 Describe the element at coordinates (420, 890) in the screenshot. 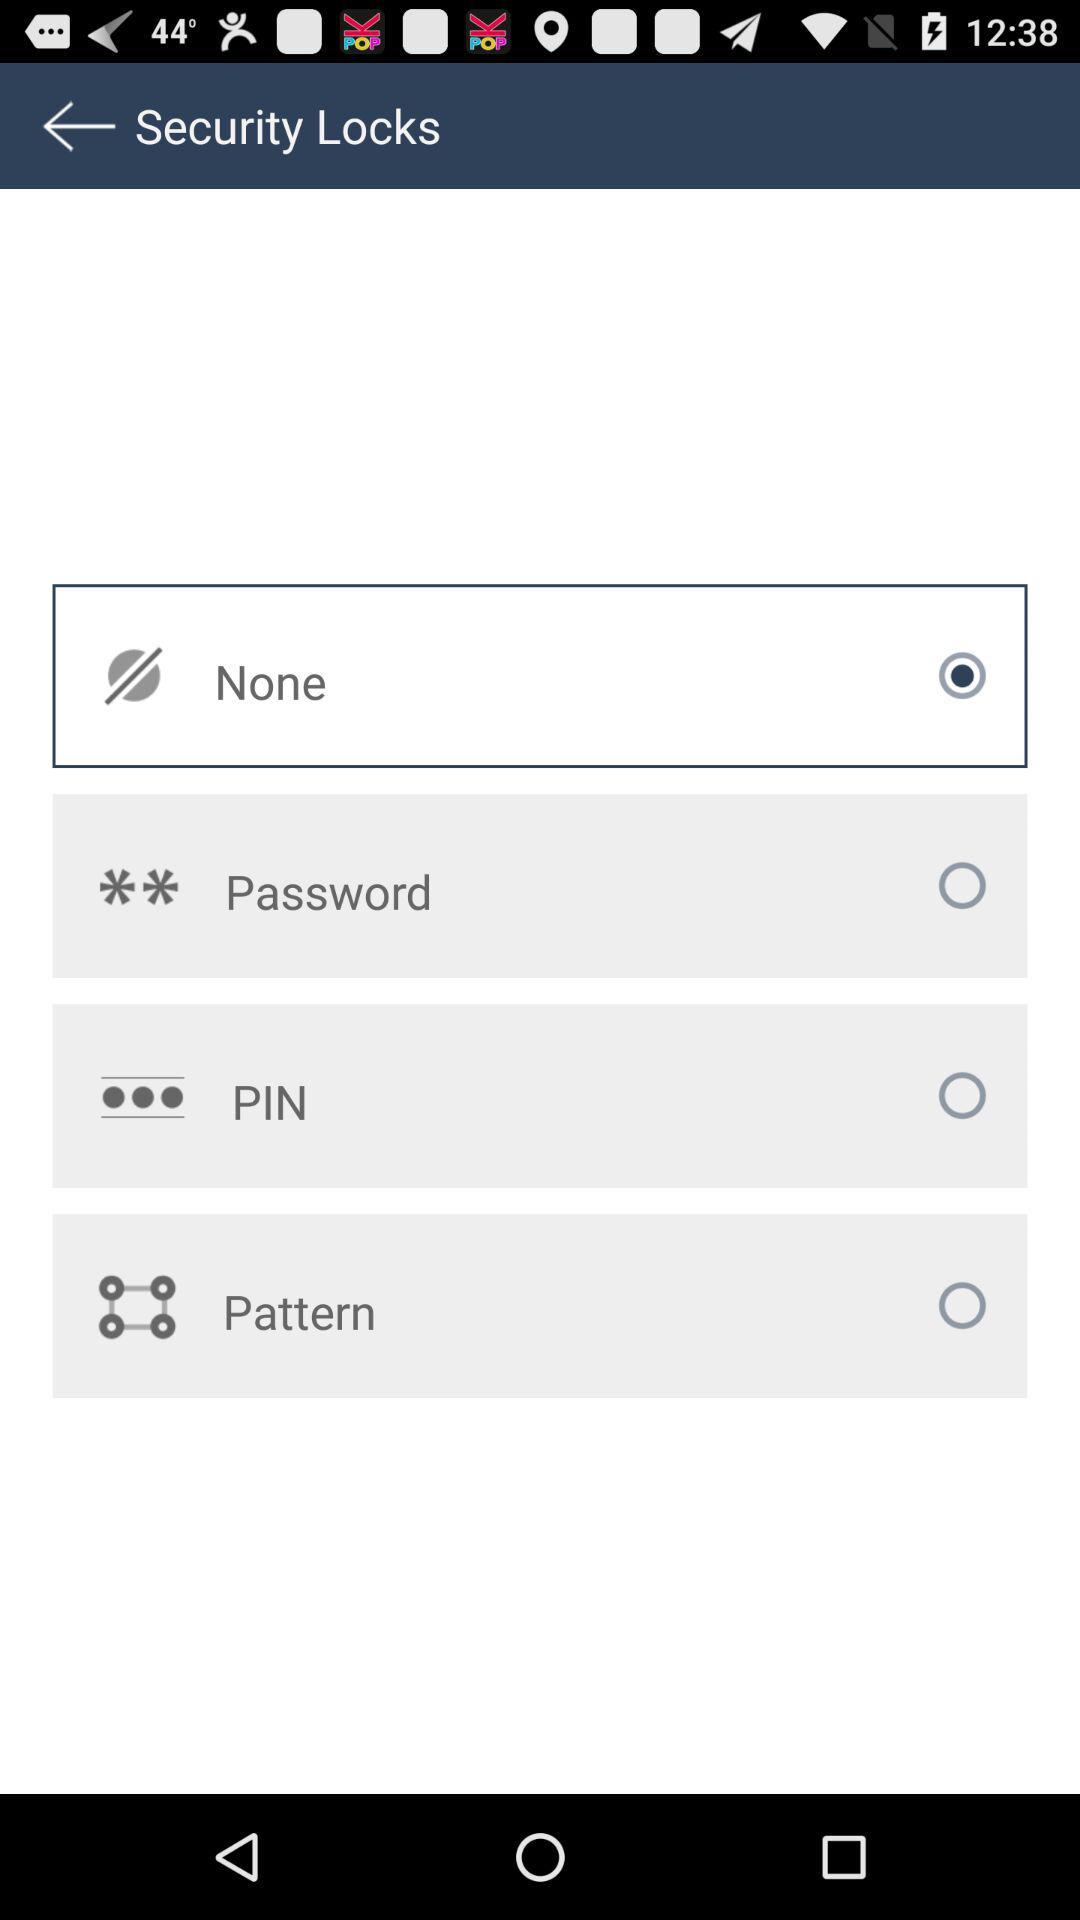

I see `the password icon` at that location.